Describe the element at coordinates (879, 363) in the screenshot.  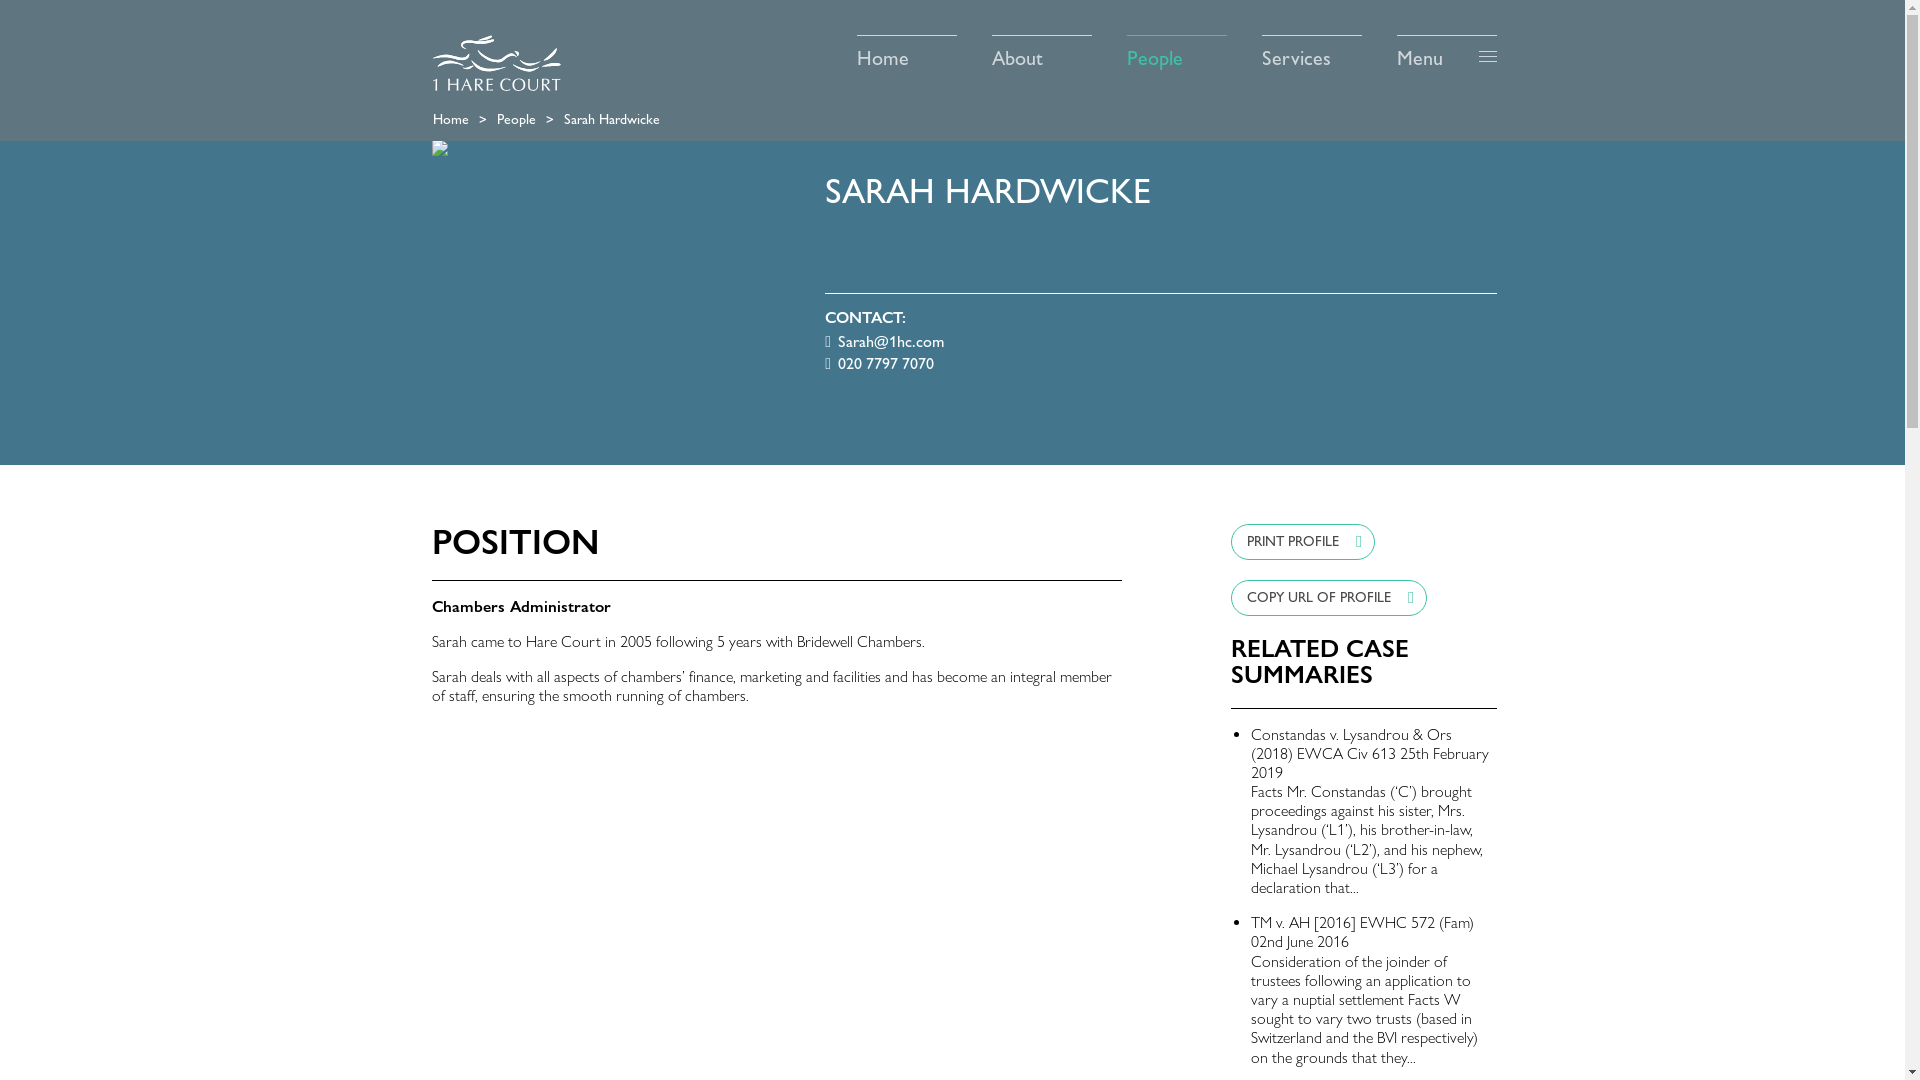
I see `'020 7797 7070'` at that location.